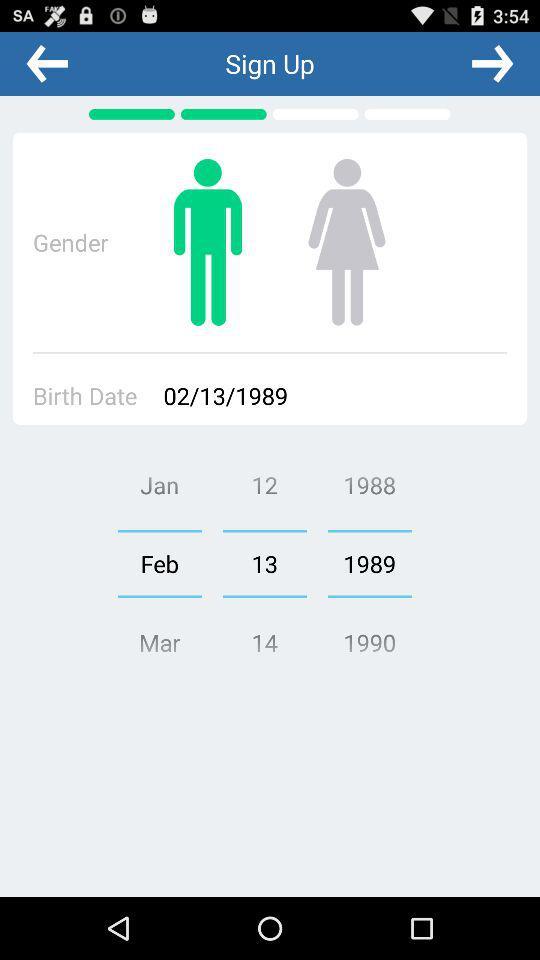 The width and height of the screenshot is (540, 960). I want to click on the gender male, so click(207, 241).